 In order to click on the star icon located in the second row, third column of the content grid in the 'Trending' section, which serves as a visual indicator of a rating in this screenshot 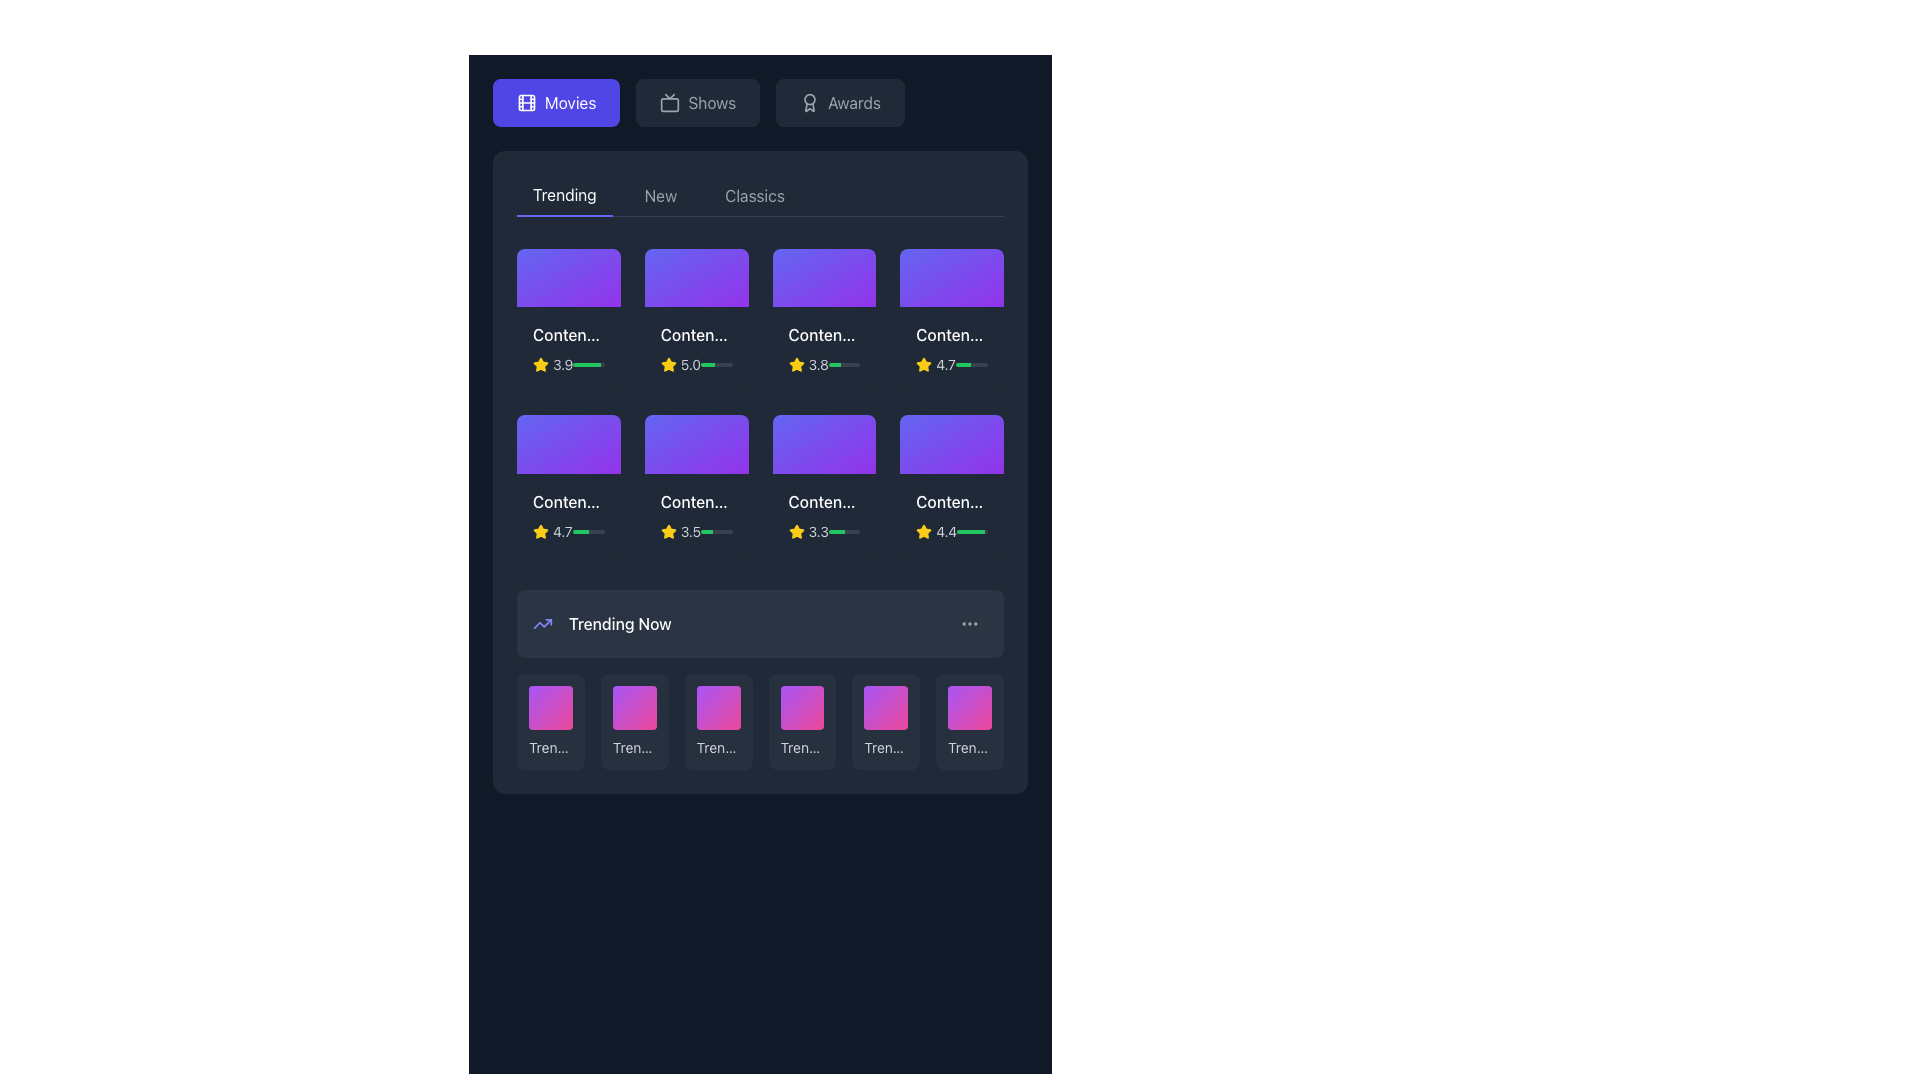, I will do `click(668, 530)`.